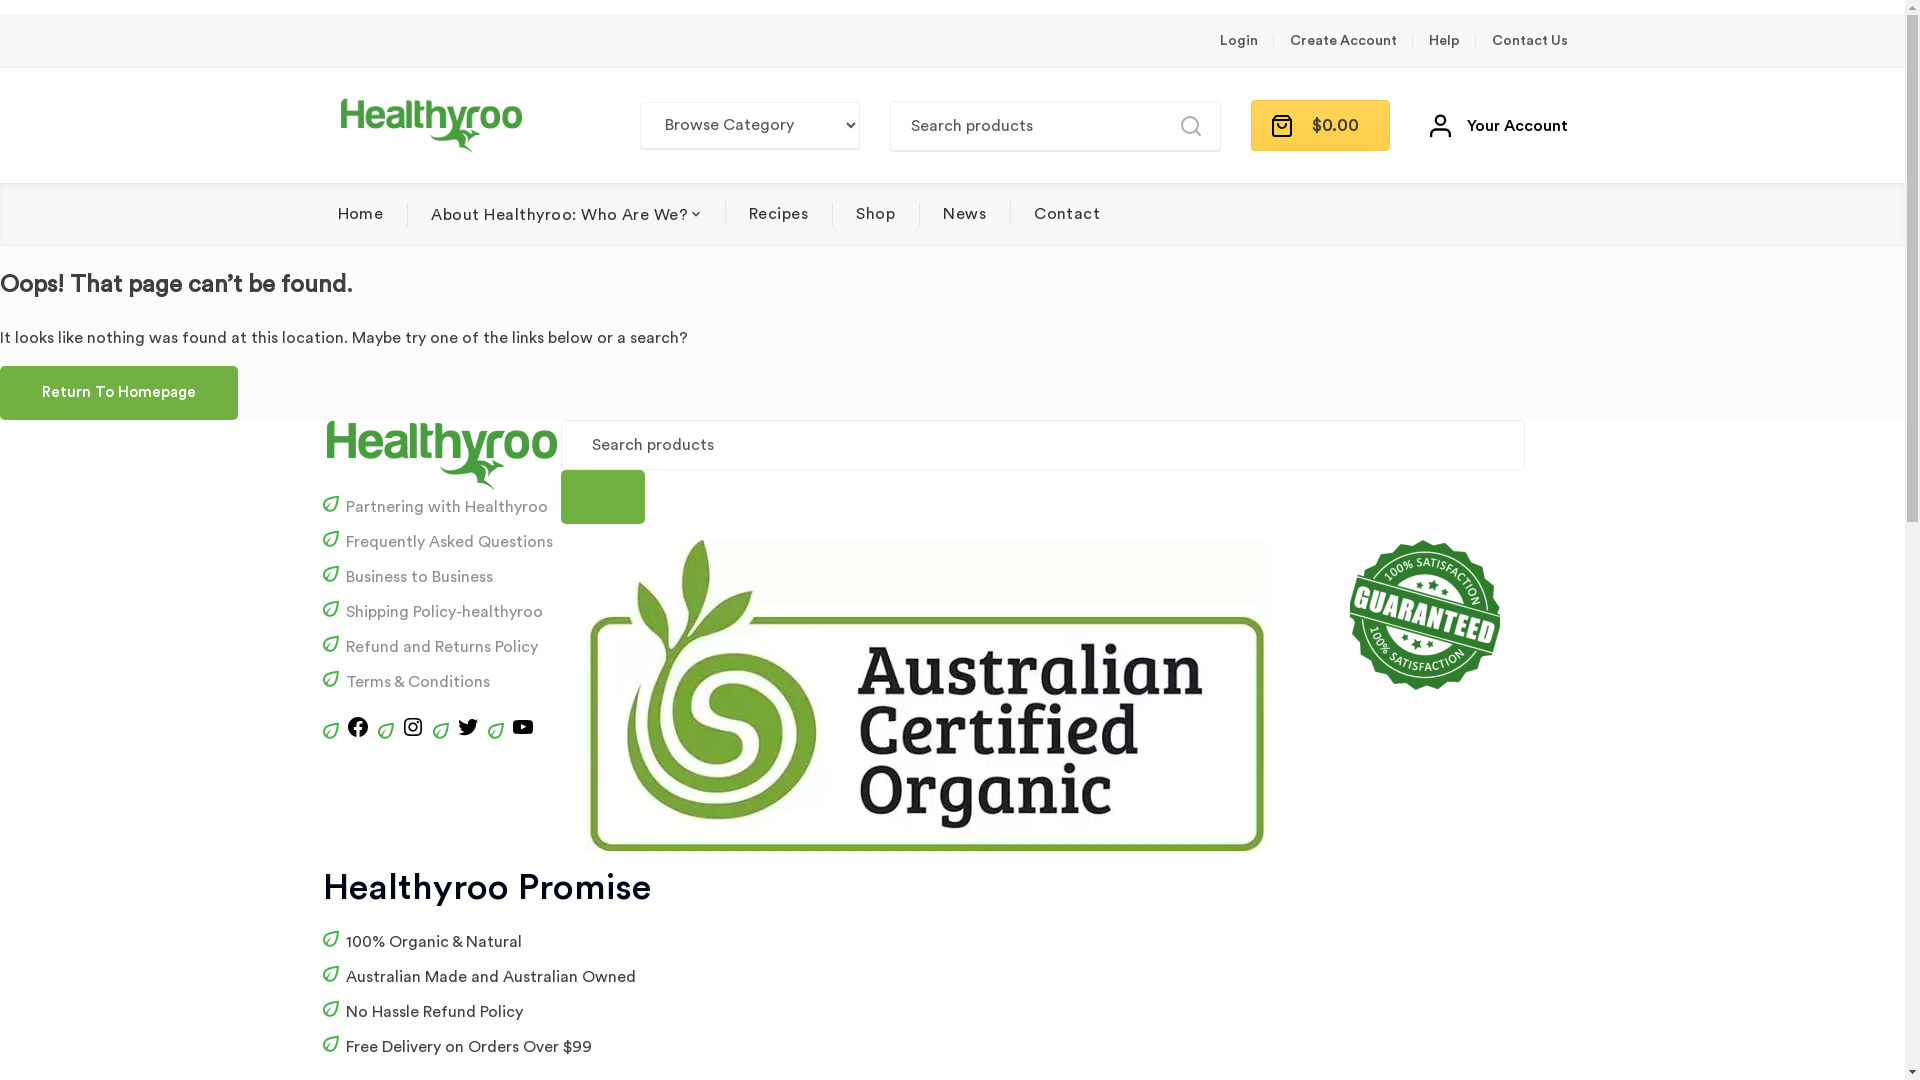 Image resolution: width=1920 pixels, height=1080 pixels. Describe the element at coordinates (1237, 41) in the screenshot. I see `'Login'` at that location.